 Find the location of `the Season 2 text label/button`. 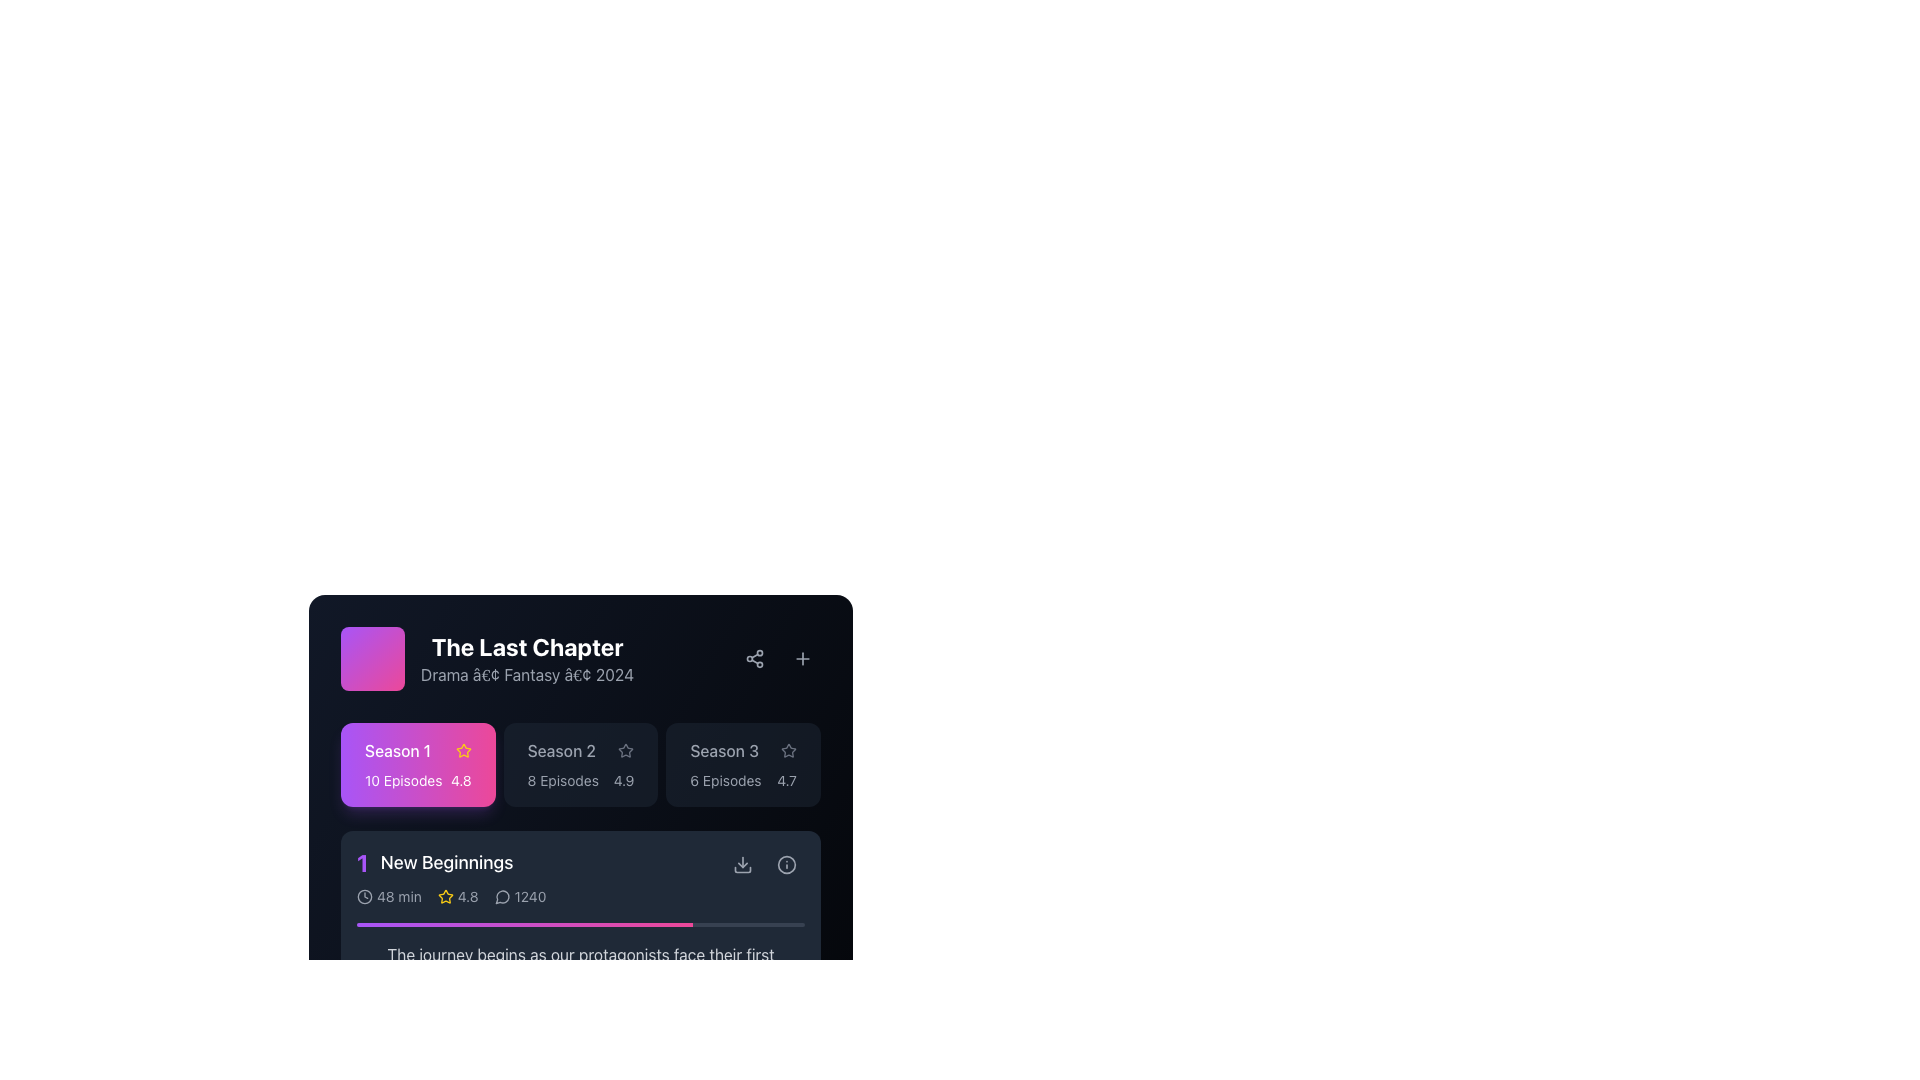

the Season 2 text label/button is located at coordinates (560, 751).